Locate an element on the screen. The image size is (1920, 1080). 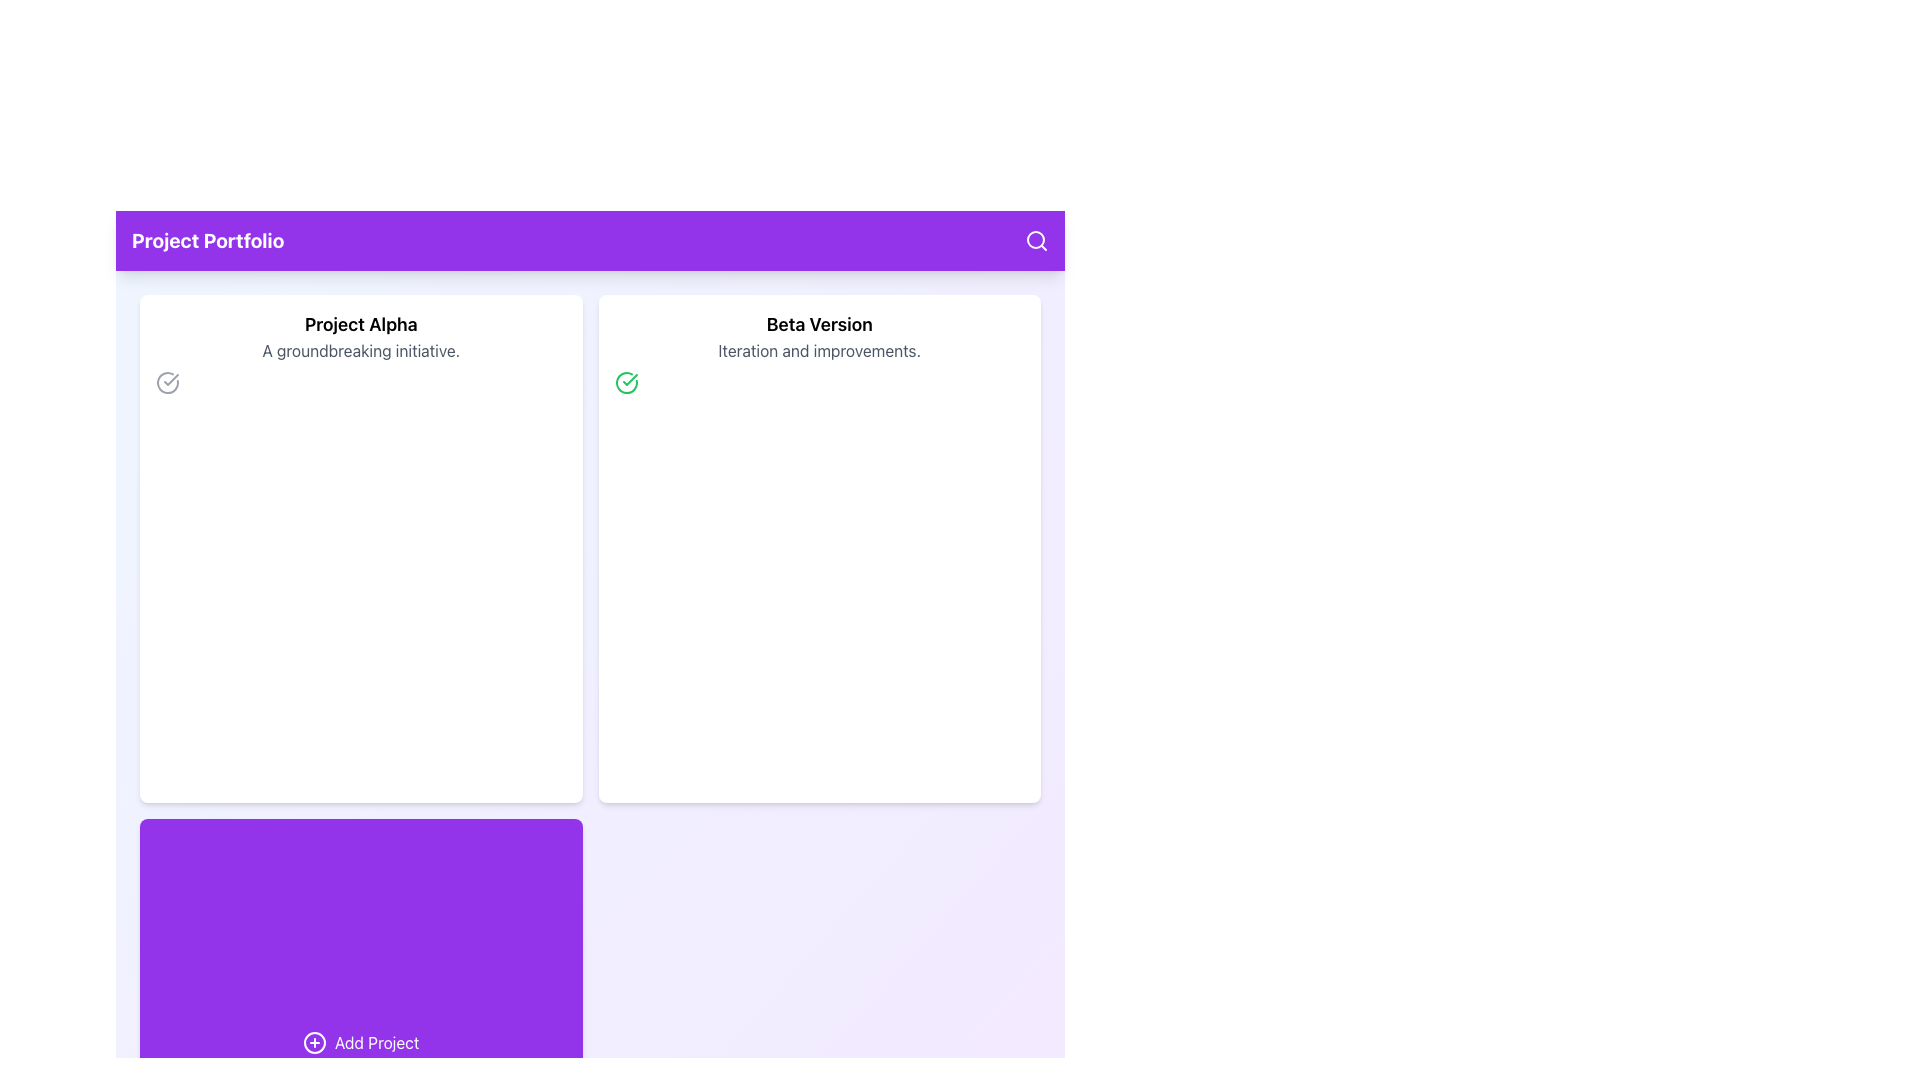
the 'Add Project' button that contains a circular plus icon, located at the bottom center of the interface is located at coordinates (314, 1041).